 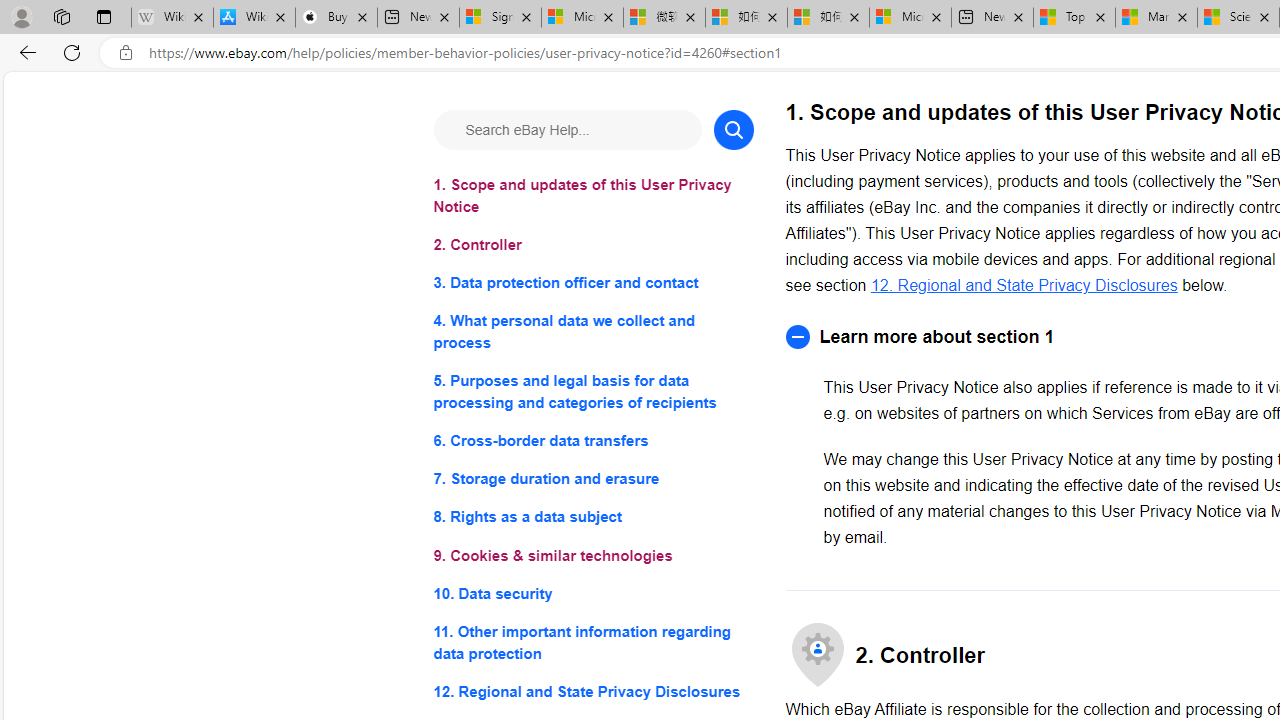 I want to click on '1. Scope and updates of this User Privacy Notice', so click(x=592, y=196).